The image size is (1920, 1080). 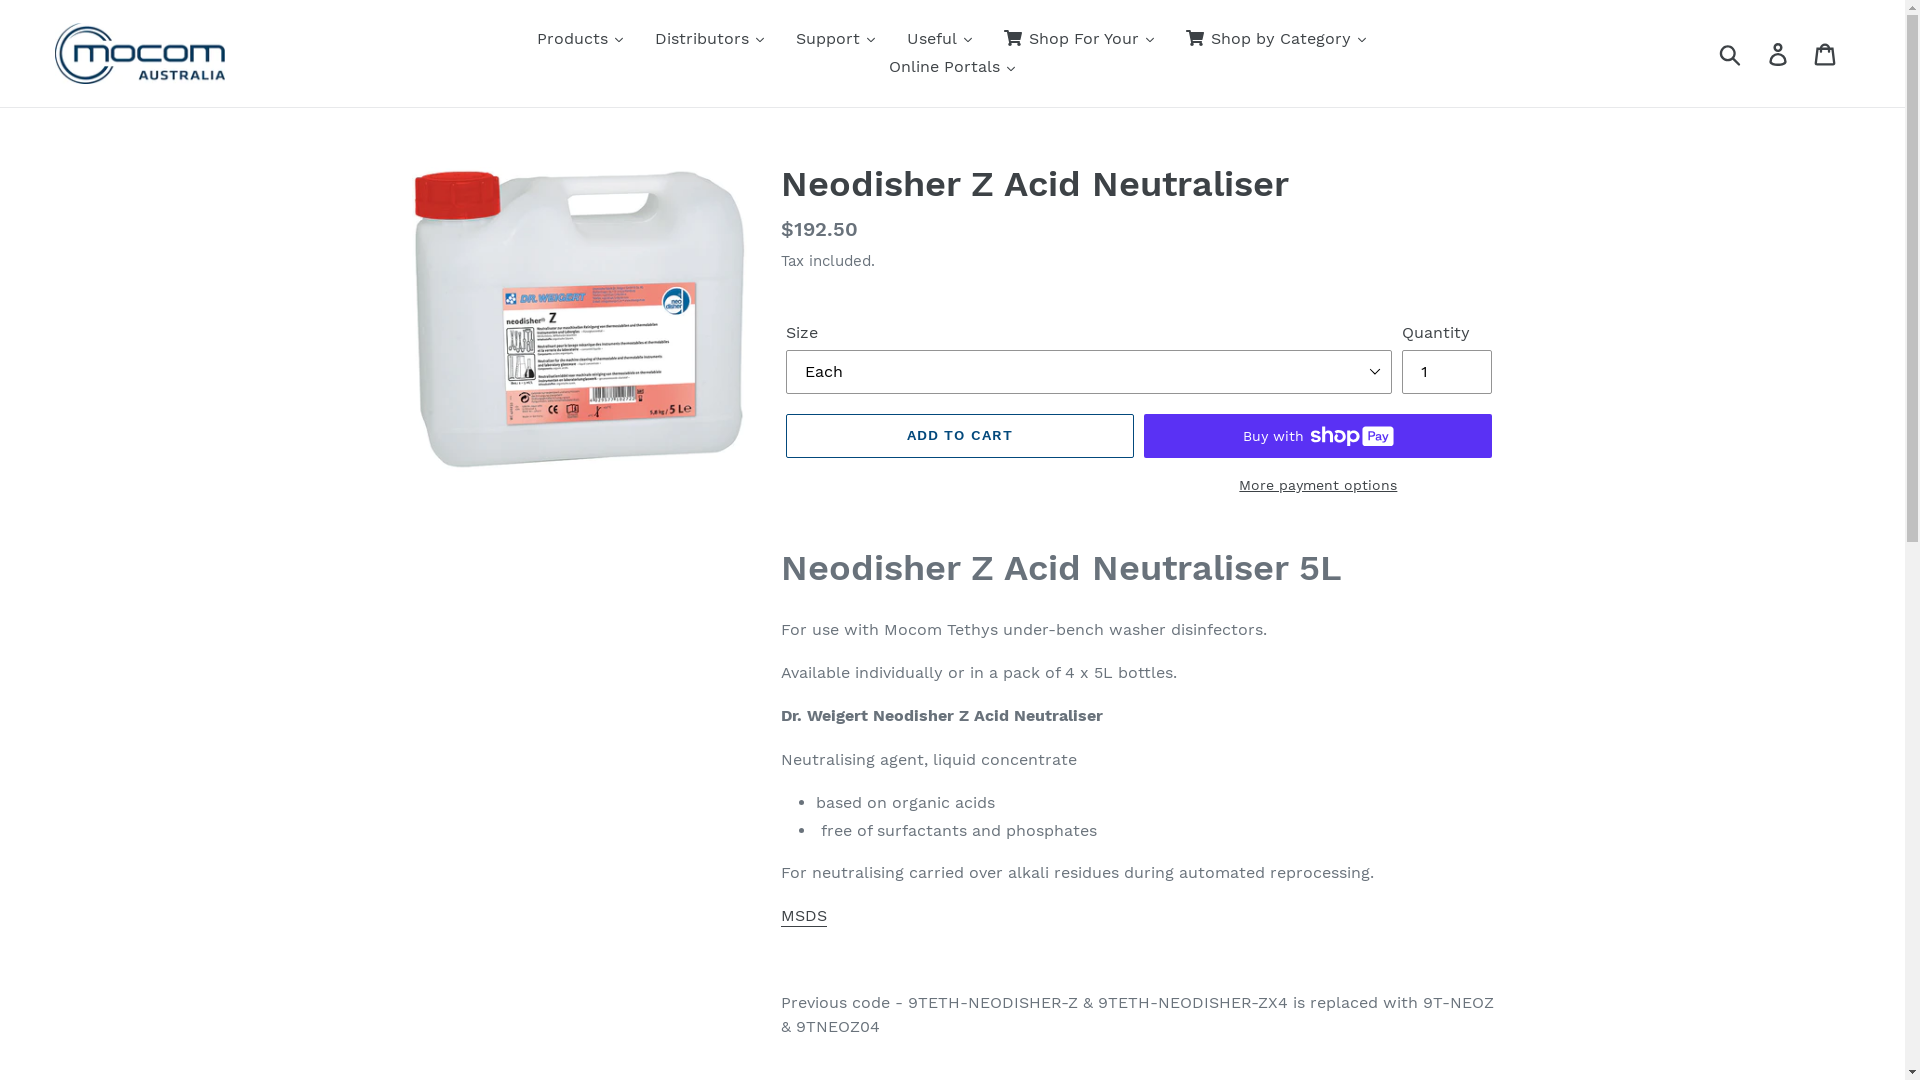 What do you see at coordinates (579, 38) in the screenshot?
I see `'Products'` at bounding box center [579, 38].